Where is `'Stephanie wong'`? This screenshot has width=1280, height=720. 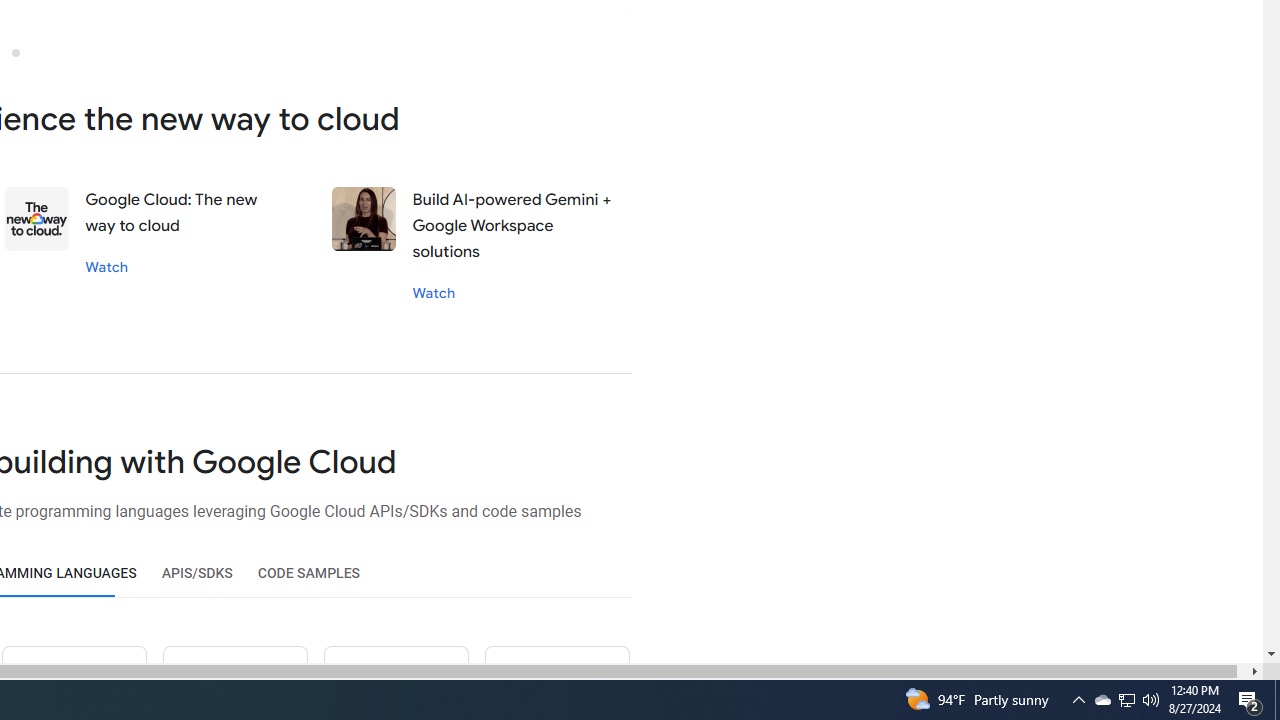
'Stephanie wong' is located at coordinates (364, 219).